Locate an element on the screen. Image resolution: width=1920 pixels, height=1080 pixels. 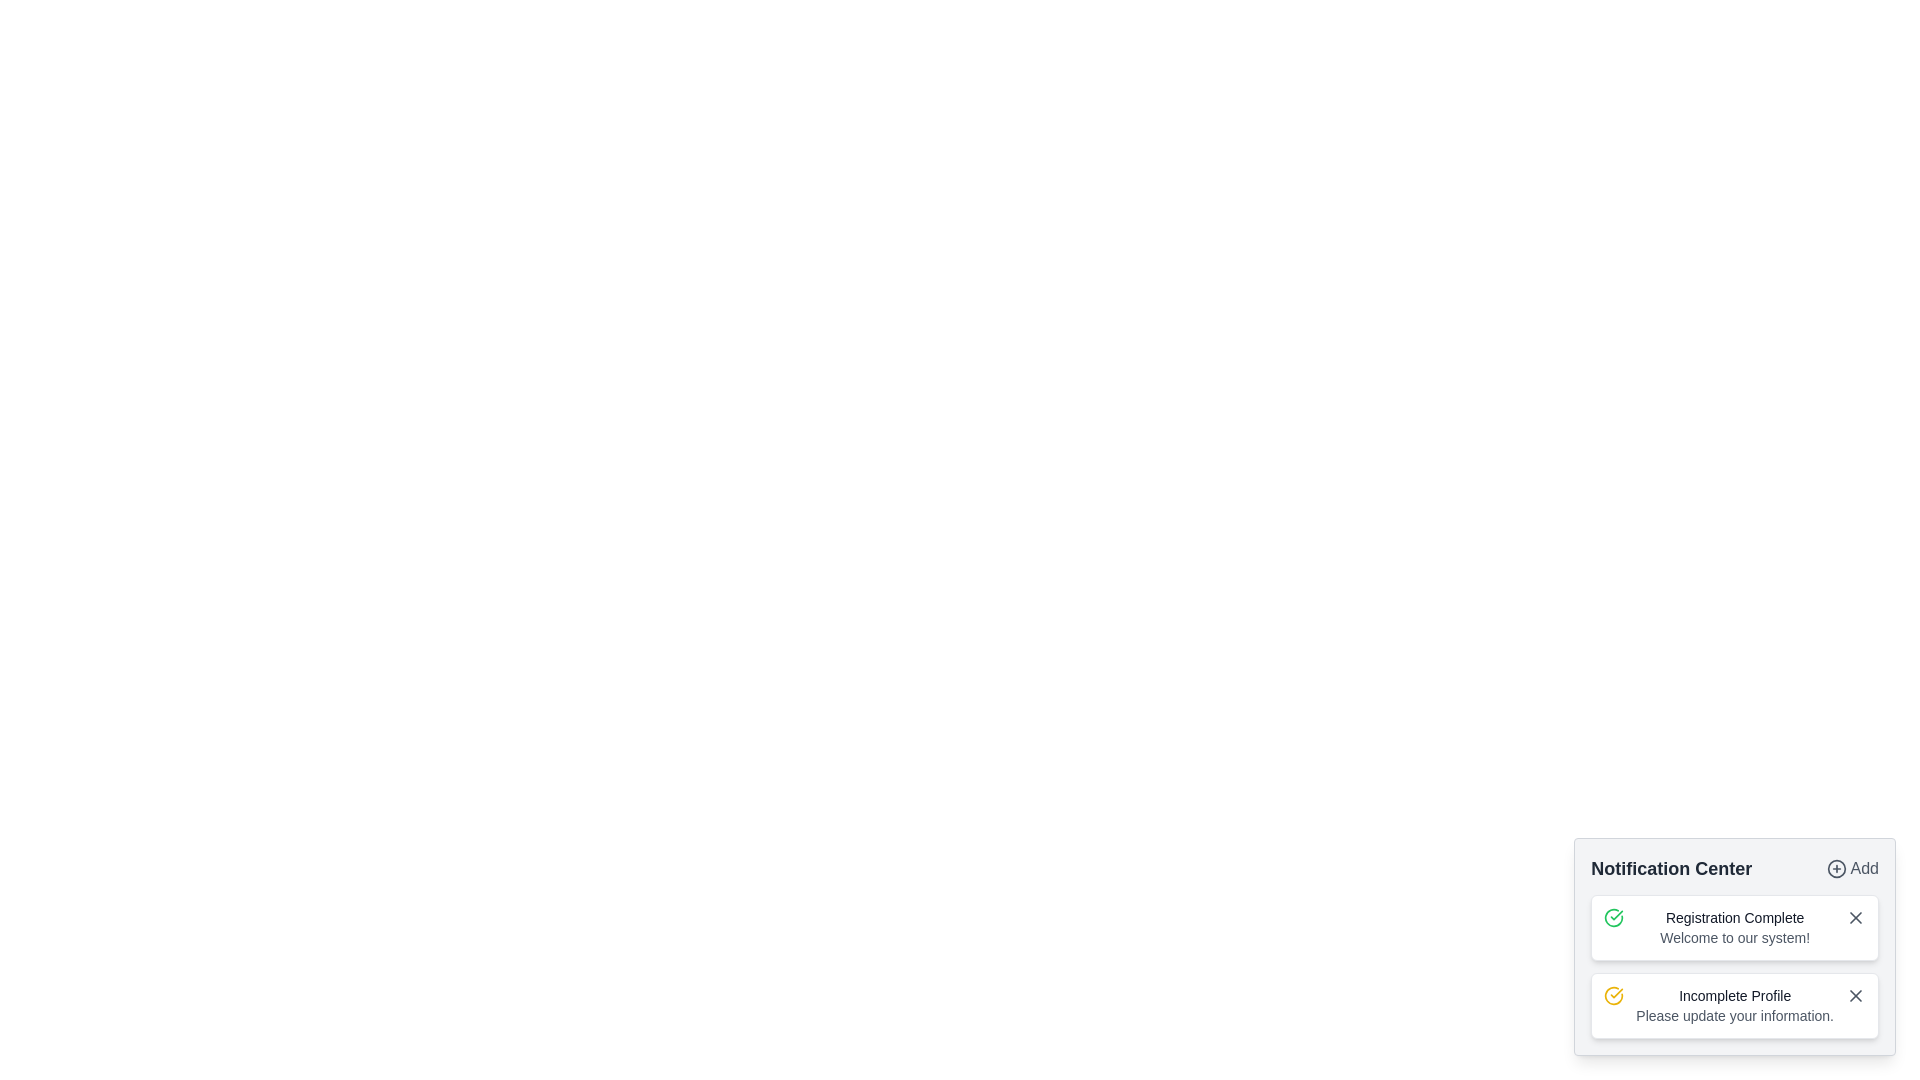
the dismiss button, which is an 'X' icon in dark gray, located at the top-right corner of the 'Incomplete Profile' notification in the Notification Center is located at coordinates (1855, 995).